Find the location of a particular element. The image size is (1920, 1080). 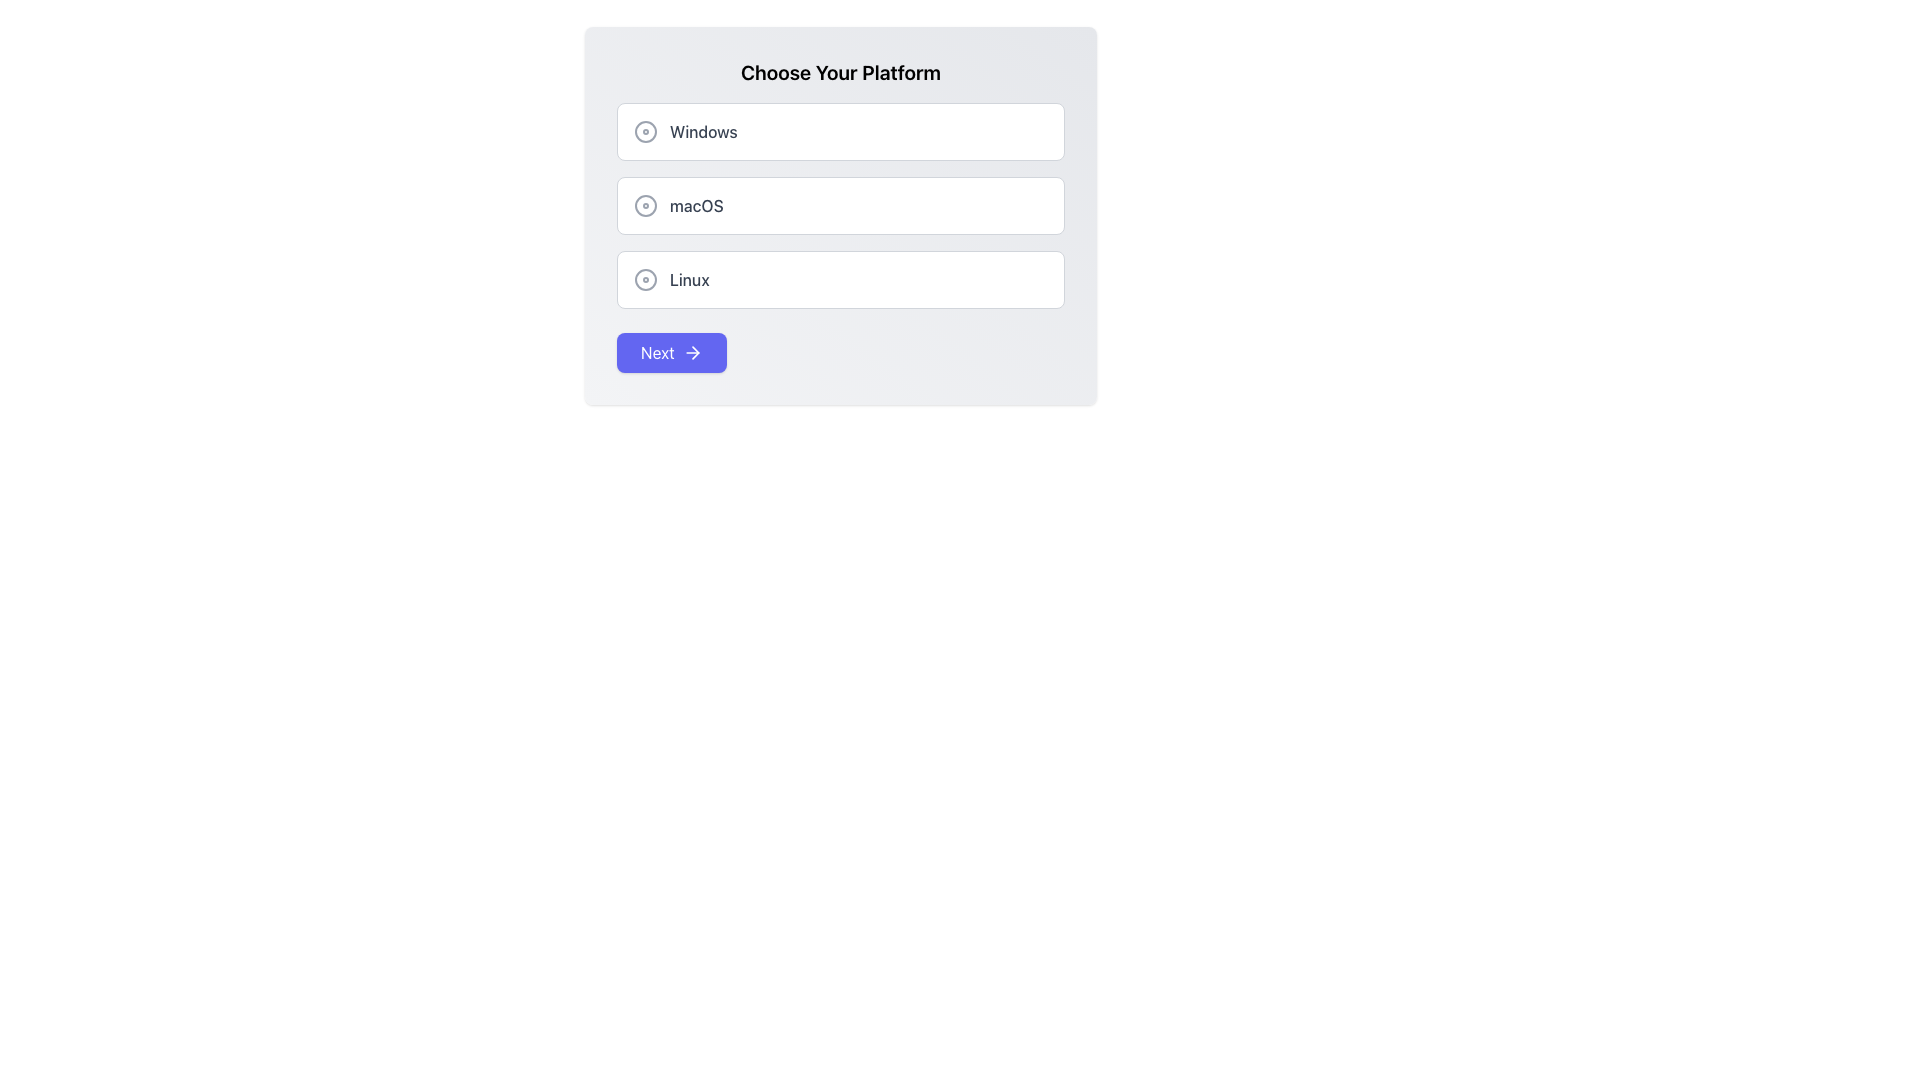

the outer circle of the SVG Circle element indicating selection status, located near the text 'Windows' is located at coordinates (646, 131).